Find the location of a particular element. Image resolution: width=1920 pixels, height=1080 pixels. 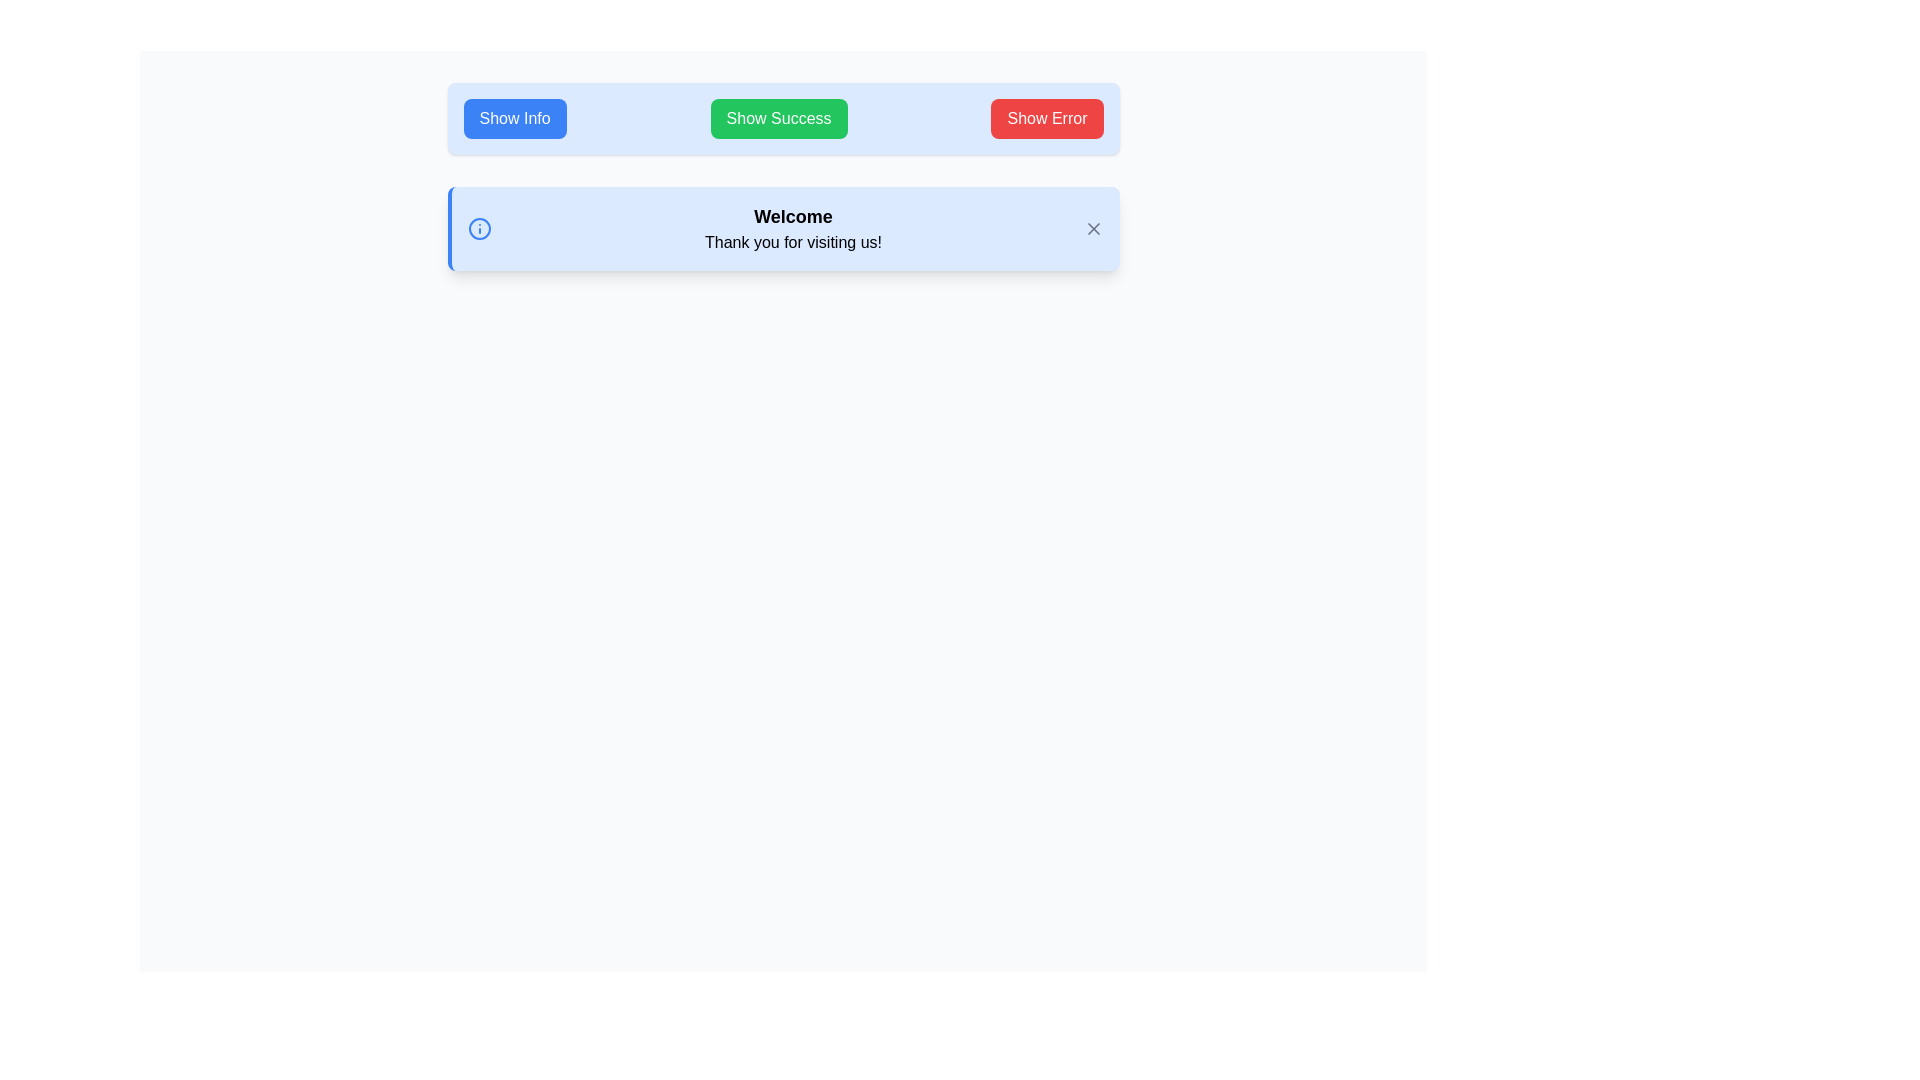

the welcoming message displayed prominently within the blue notification box is located at coordinates (792, 227).